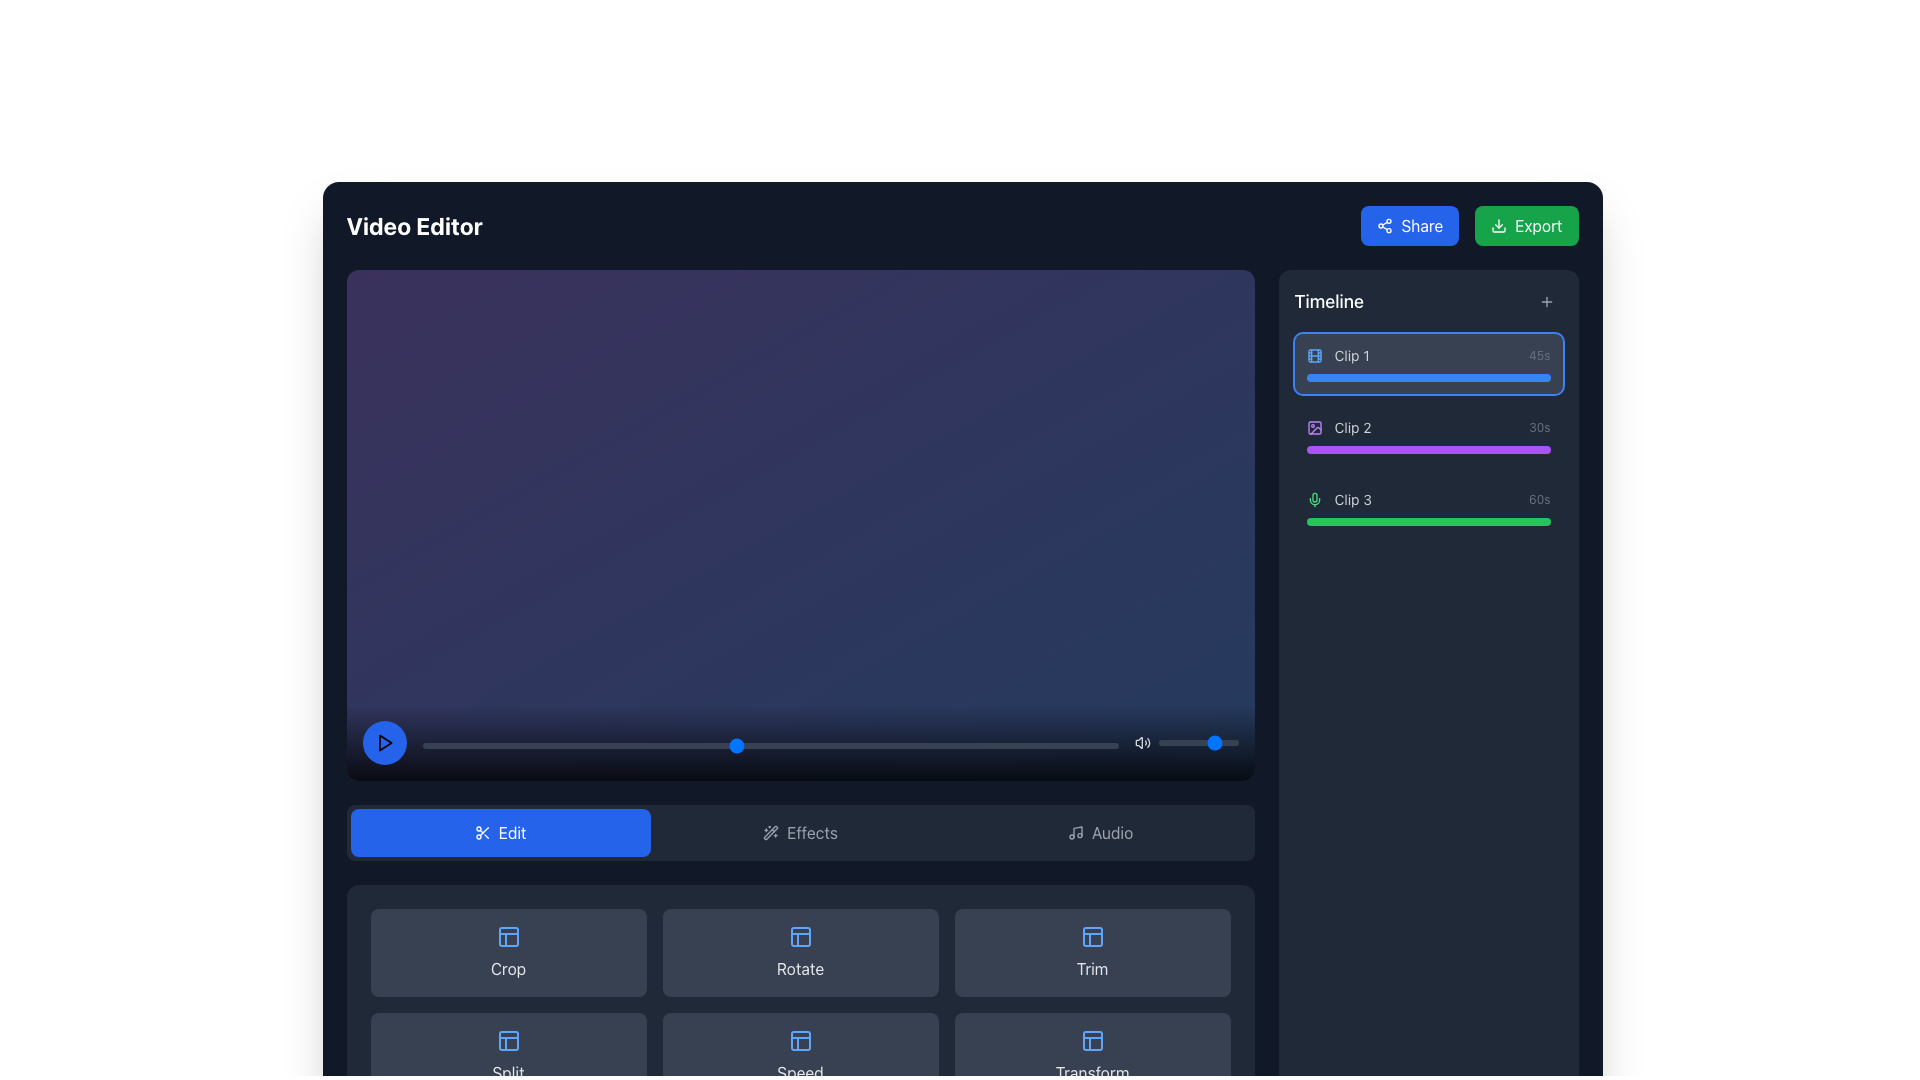 The image size is (1920, 1080). I want to click on slider value, so click(819, 744).